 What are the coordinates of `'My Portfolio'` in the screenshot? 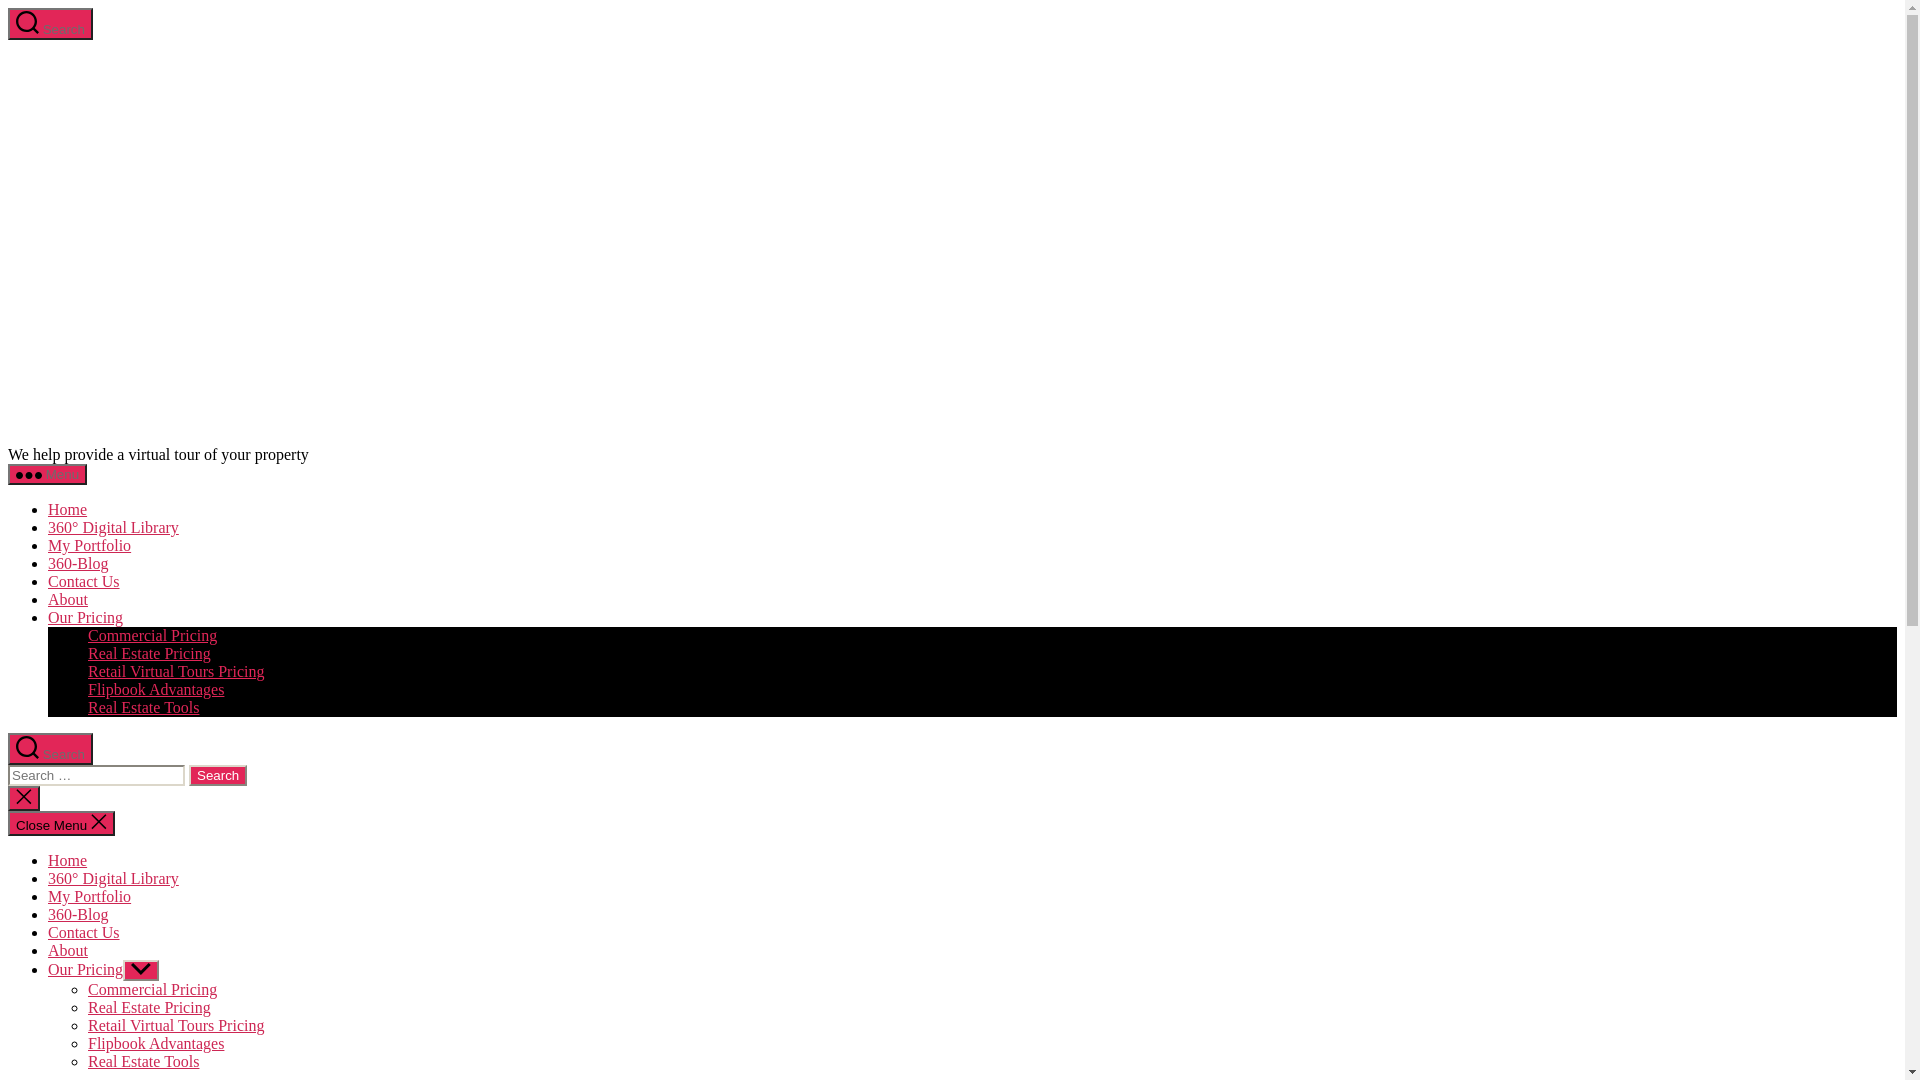 It's located at (88, 545).